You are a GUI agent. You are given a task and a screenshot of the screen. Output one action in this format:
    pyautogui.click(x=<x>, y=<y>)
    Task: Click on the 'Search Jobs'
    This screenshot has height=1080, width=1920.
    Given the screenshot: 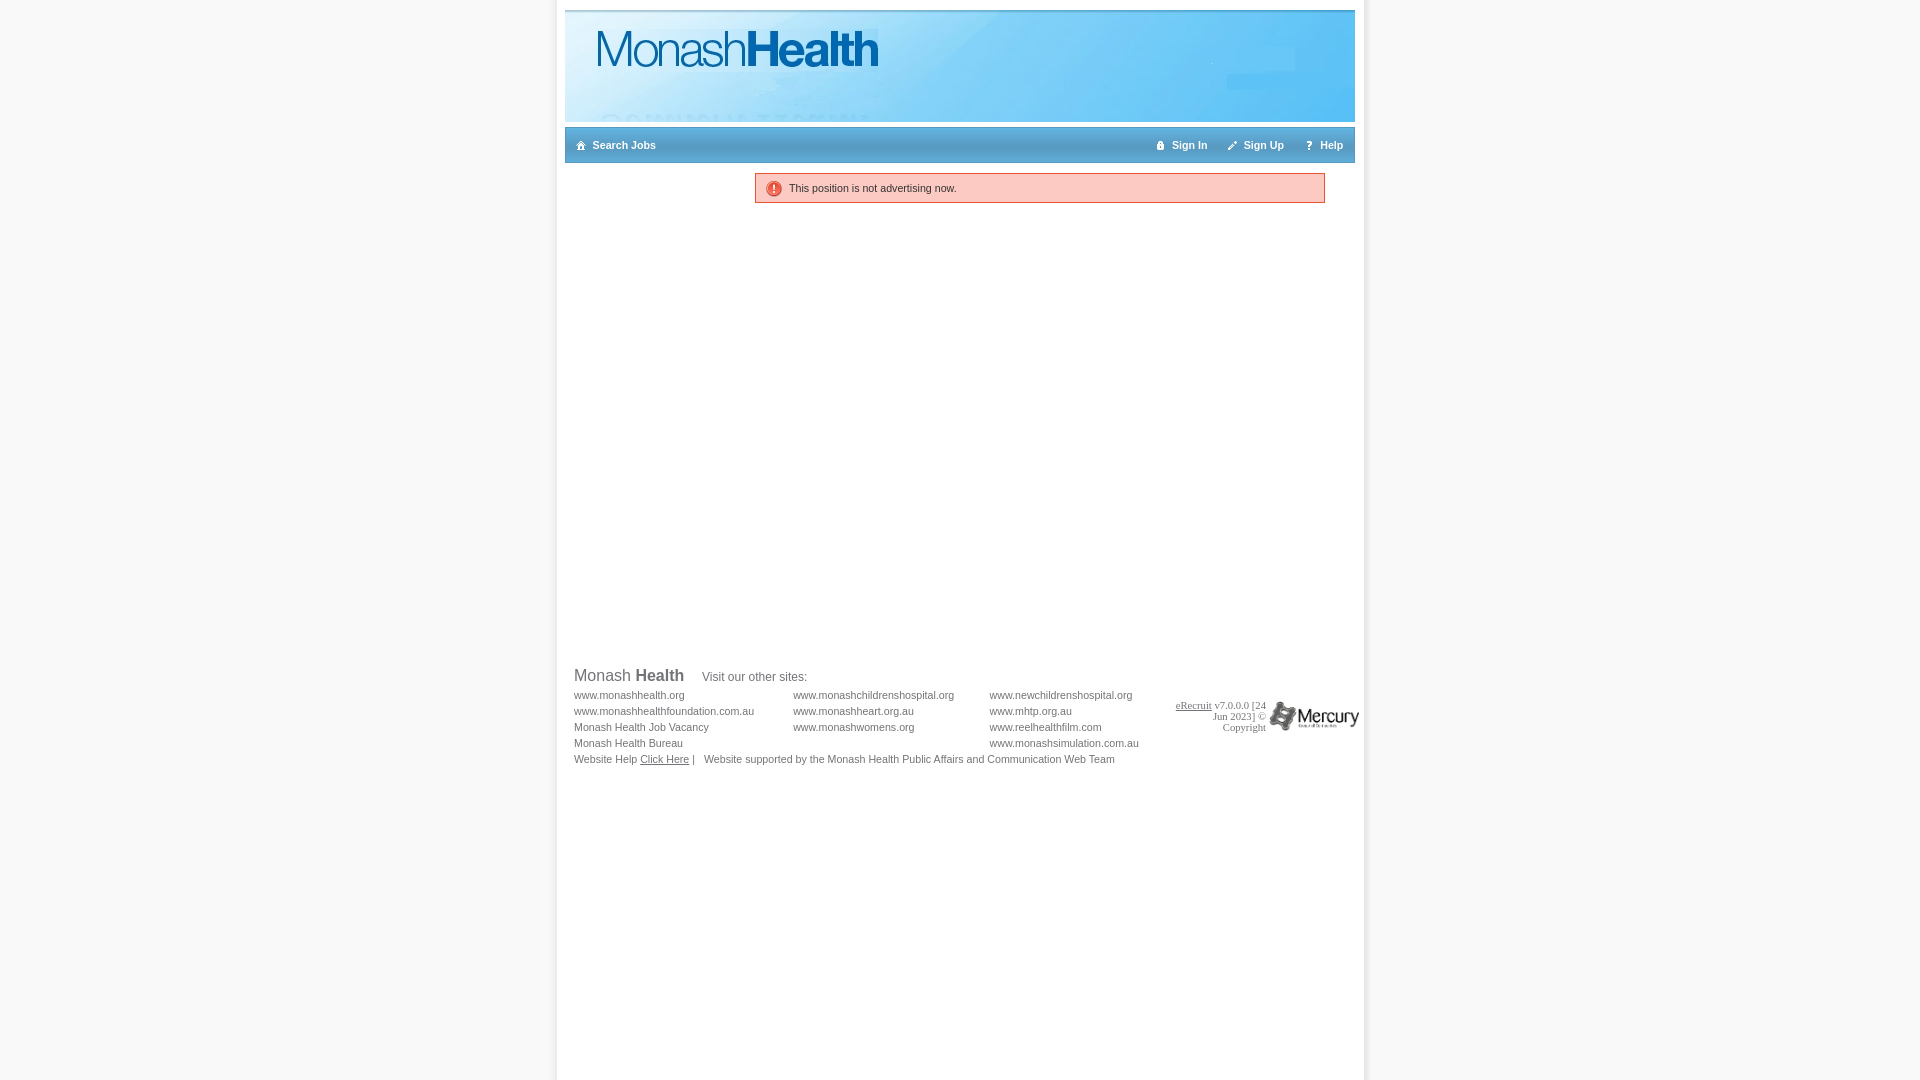 What is the action you would take?
    pyautogui.click(x=565, y=144)
    